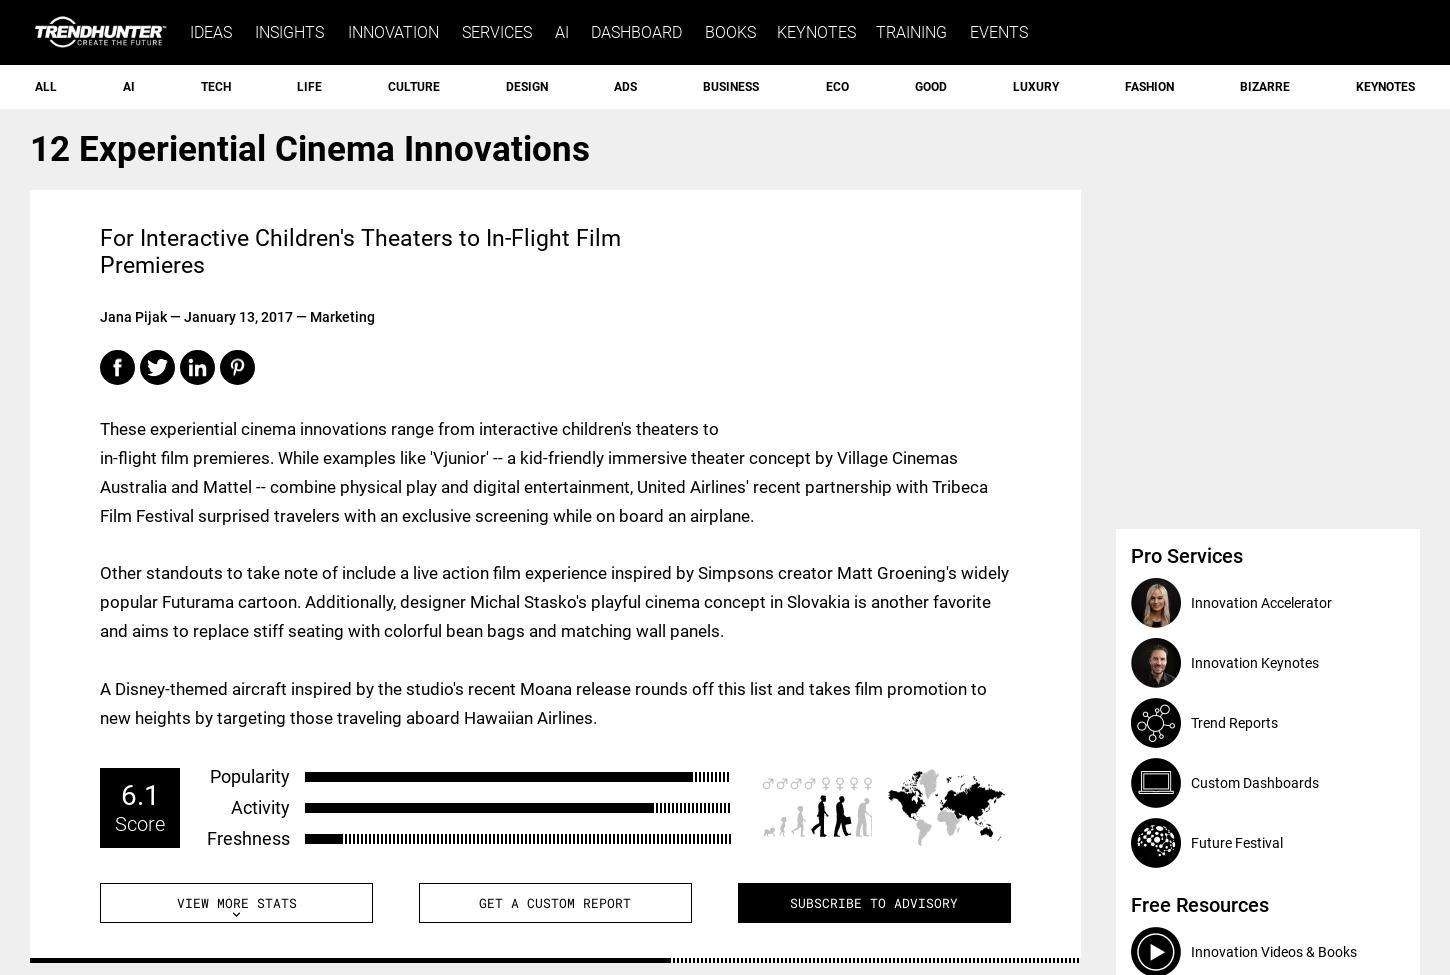 The width and height of the screenshot is (1450, 975). Describe the element at coordinates (289, 32) in the screenshot. I see `'Insights'` at that location.